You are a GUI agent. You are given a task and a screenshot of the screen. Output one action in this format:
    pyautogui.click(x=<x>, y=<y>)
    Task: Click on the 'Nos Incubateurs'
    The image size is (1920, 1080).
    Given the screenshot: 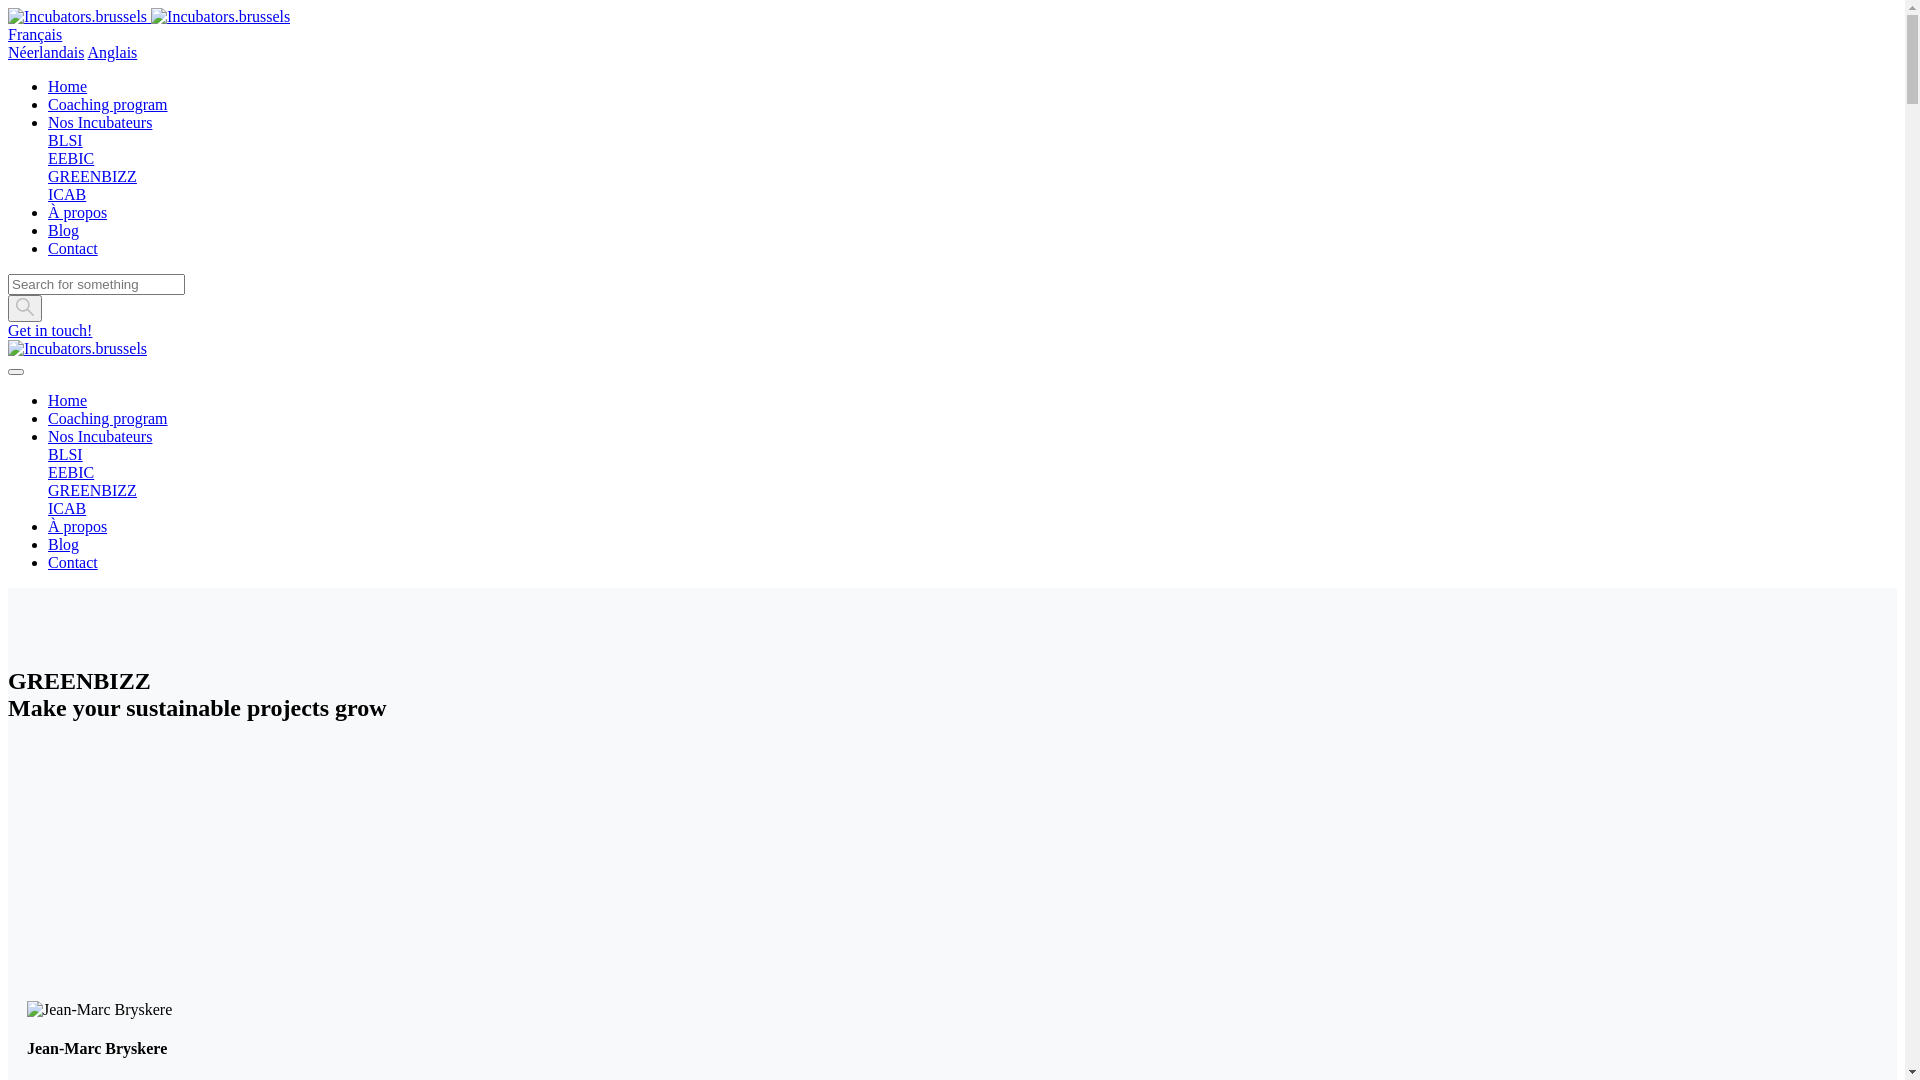 What is the action you would take?
    pyautogui.click(x=99, y=435)
    